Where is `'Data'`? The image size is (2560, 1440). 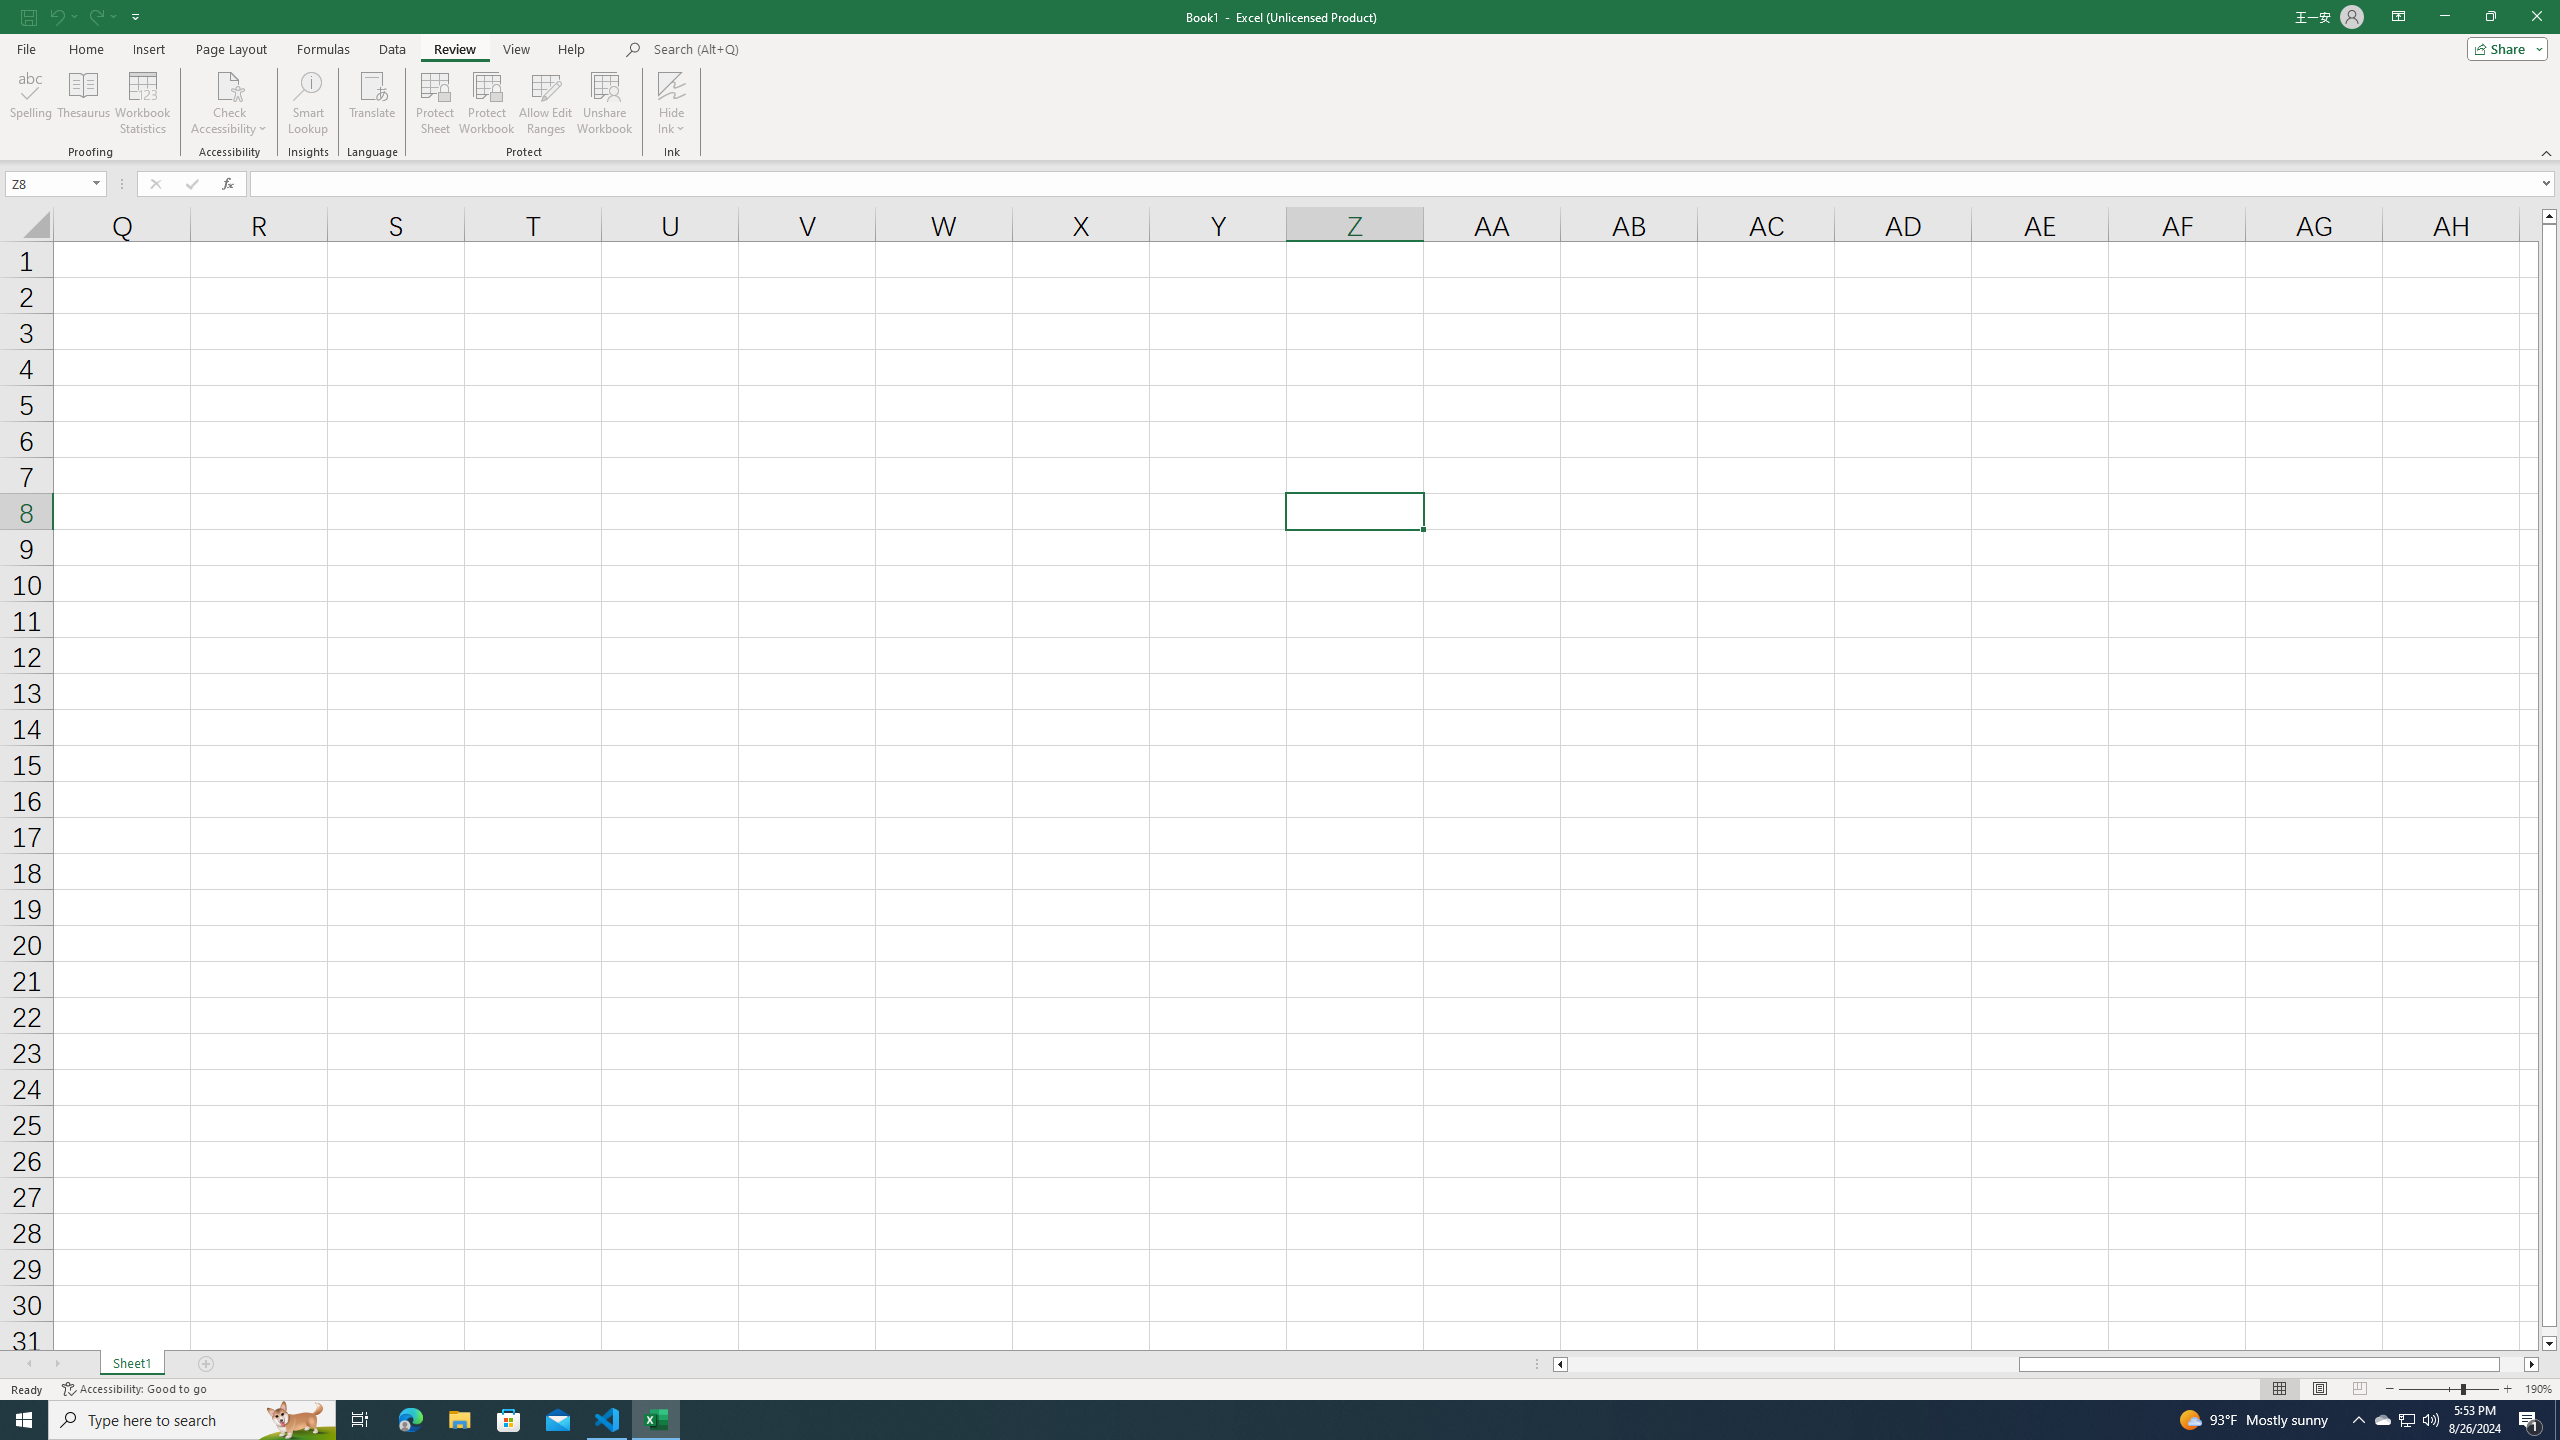
'Data' is located at coordinates (391, 49).